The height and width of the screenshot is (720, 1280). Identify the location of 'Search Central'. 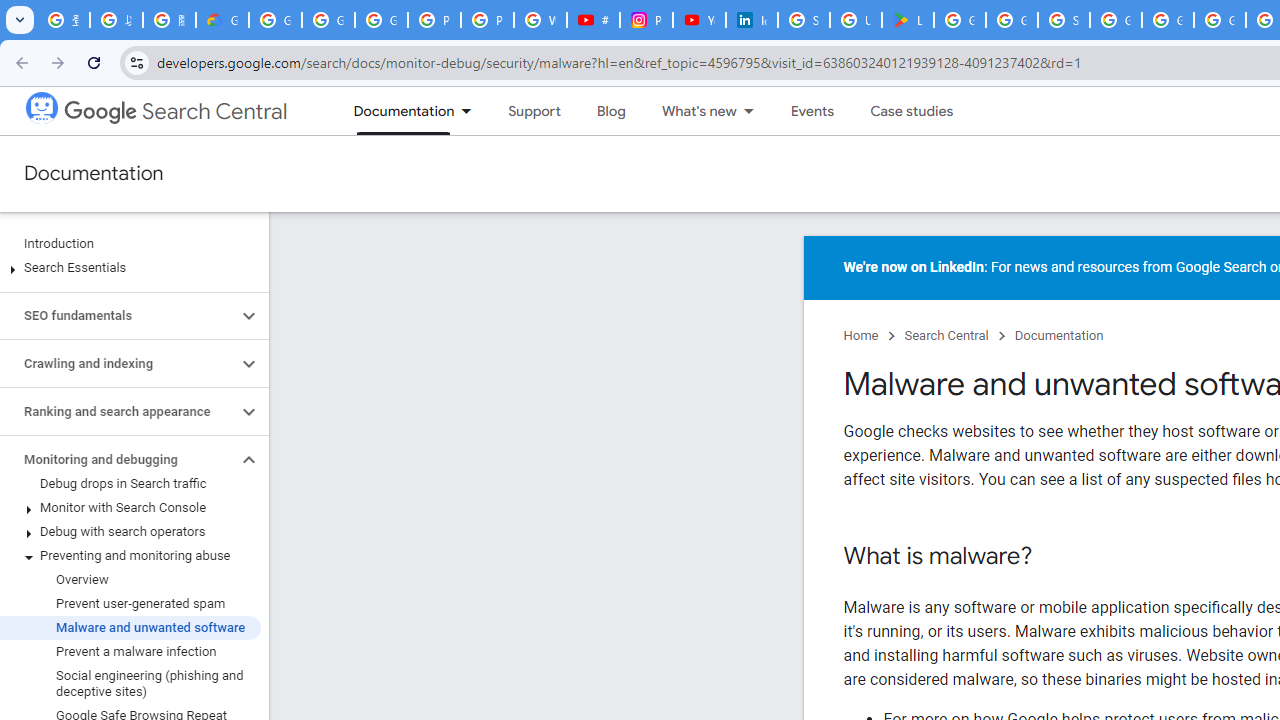
(945, 334).